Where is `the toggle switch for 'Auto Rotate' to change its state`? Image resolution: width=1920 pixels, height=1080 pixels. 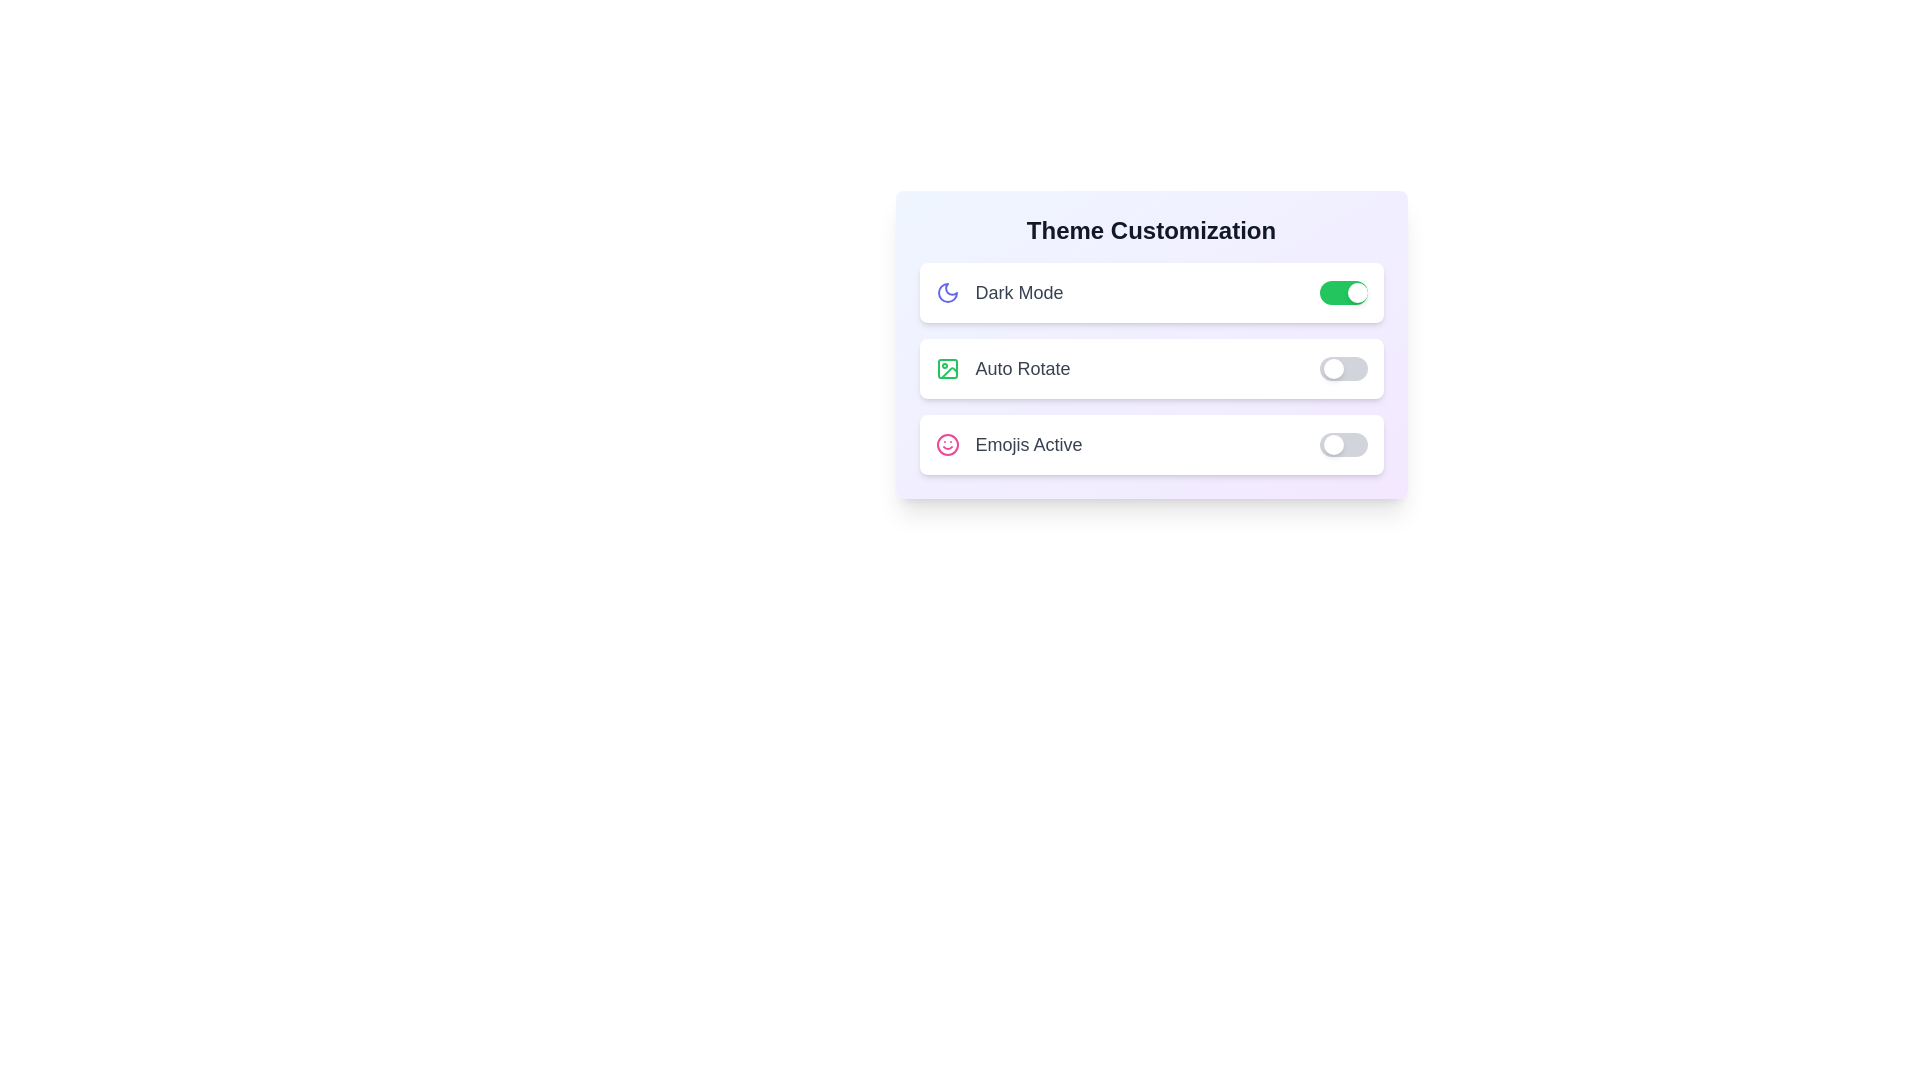
the toggle switch for 'Auto Rotate' to change its state is located at coordinates (1151, 343).